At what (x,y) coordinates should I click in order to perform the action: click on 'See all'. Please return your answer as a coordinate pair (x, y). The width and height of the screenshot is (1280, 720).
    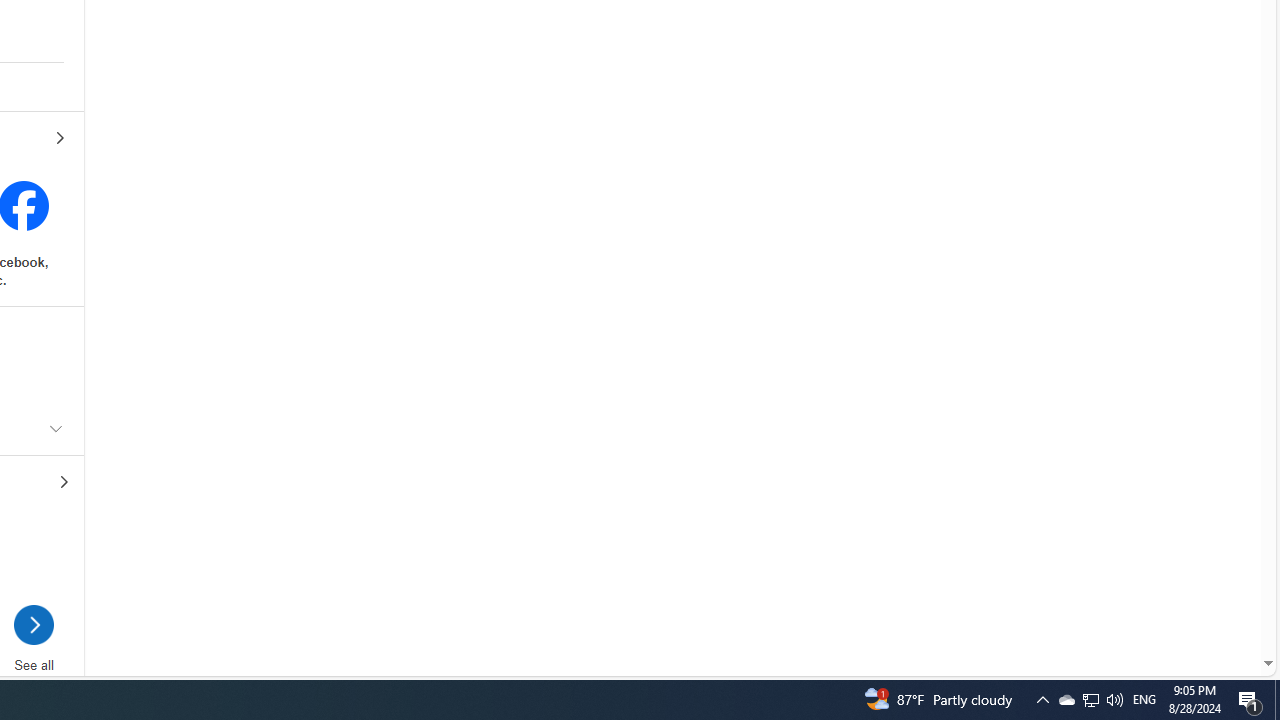
    Looking at the image, I should click on (33, 630).